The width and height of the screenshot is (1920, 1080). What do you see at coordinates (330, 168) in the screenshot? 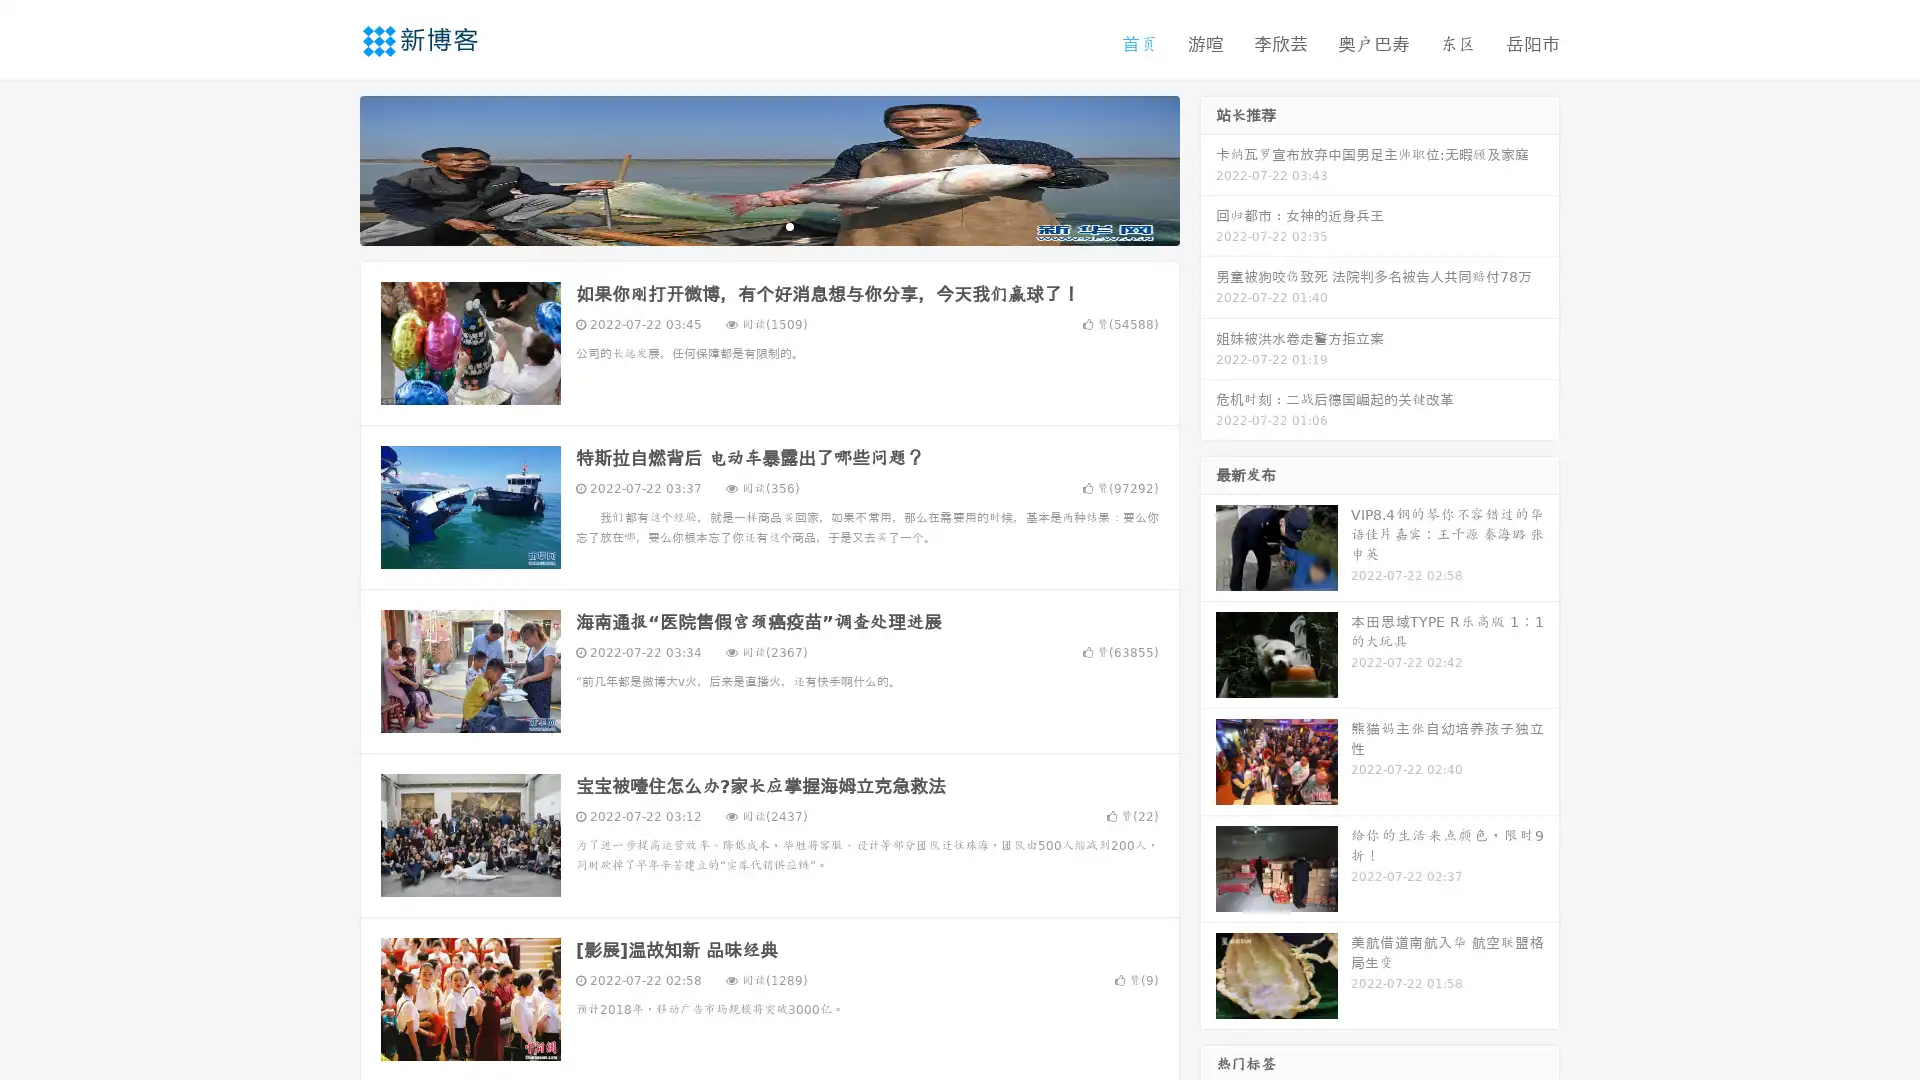
I see `Previous slide` at bounding box center [330, 168].